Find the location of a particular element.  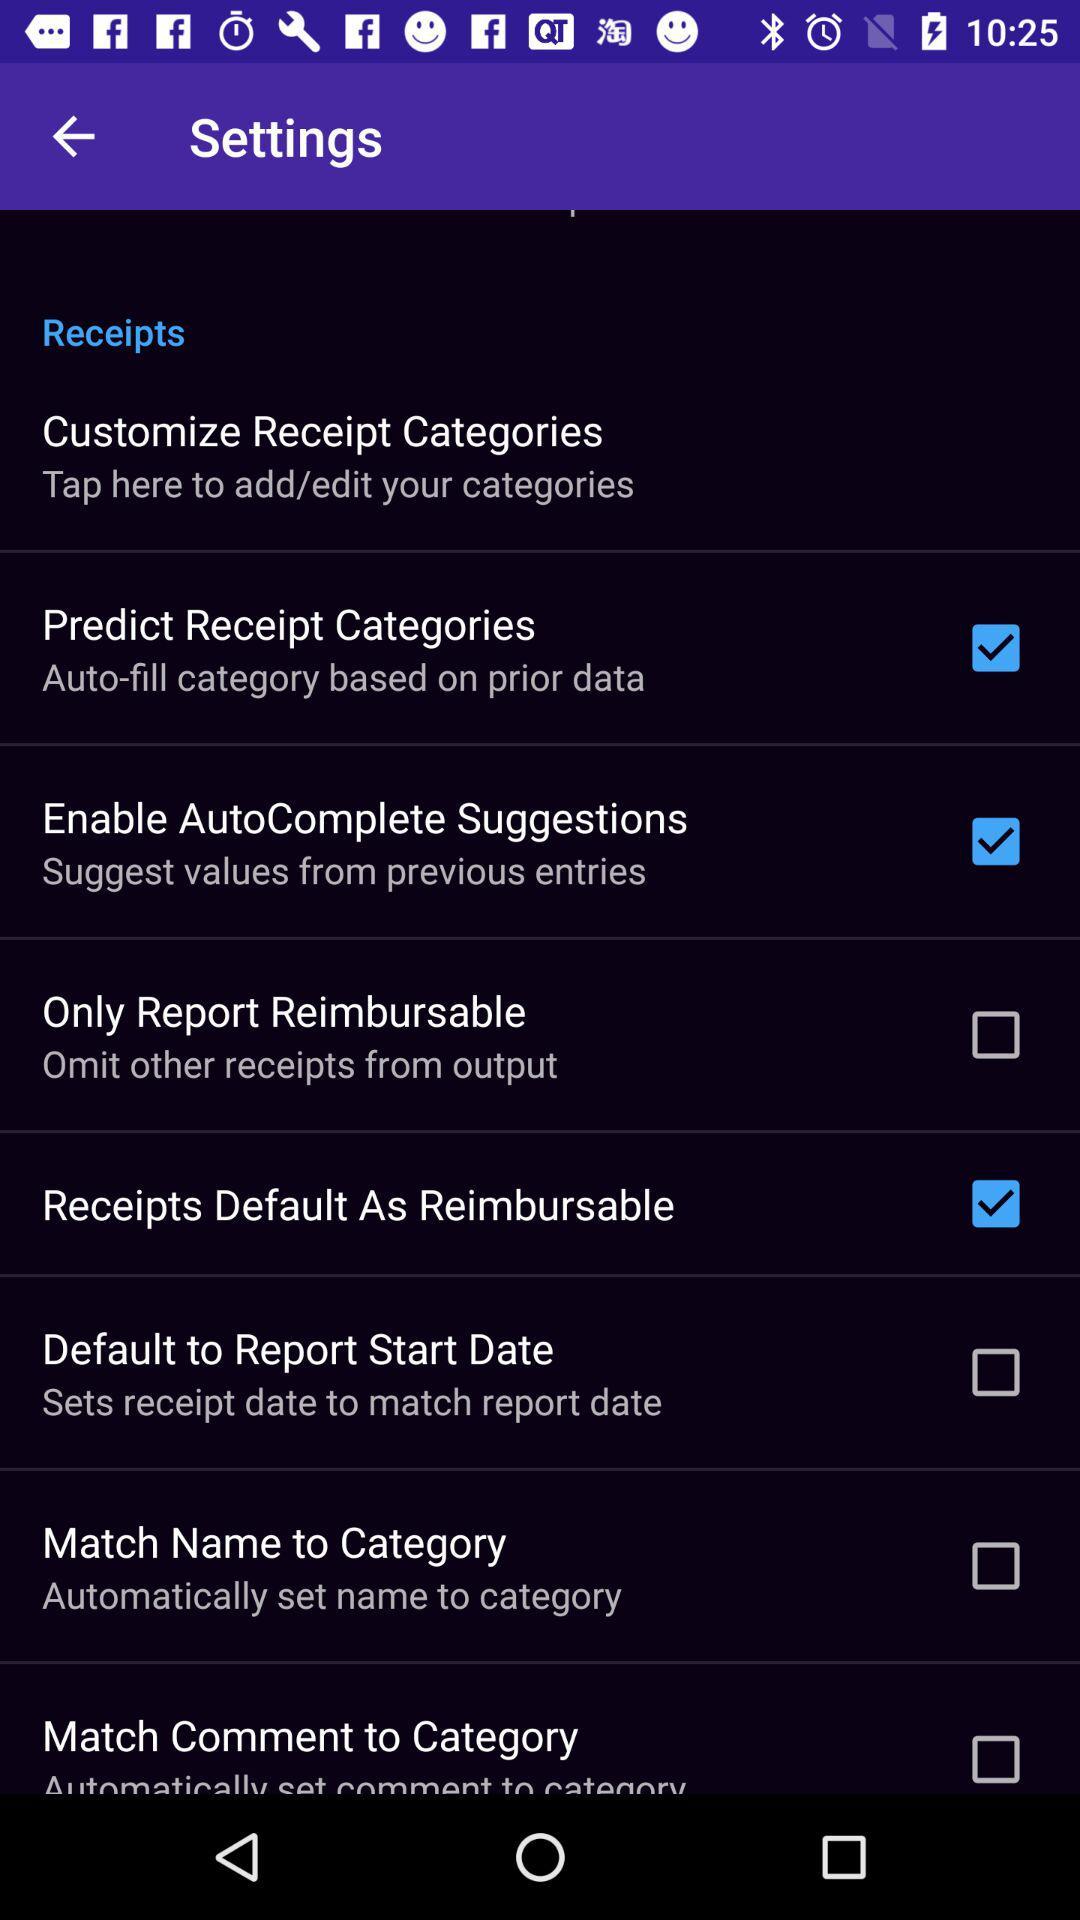

the receipts default as is located at coordinates (357, 1202).